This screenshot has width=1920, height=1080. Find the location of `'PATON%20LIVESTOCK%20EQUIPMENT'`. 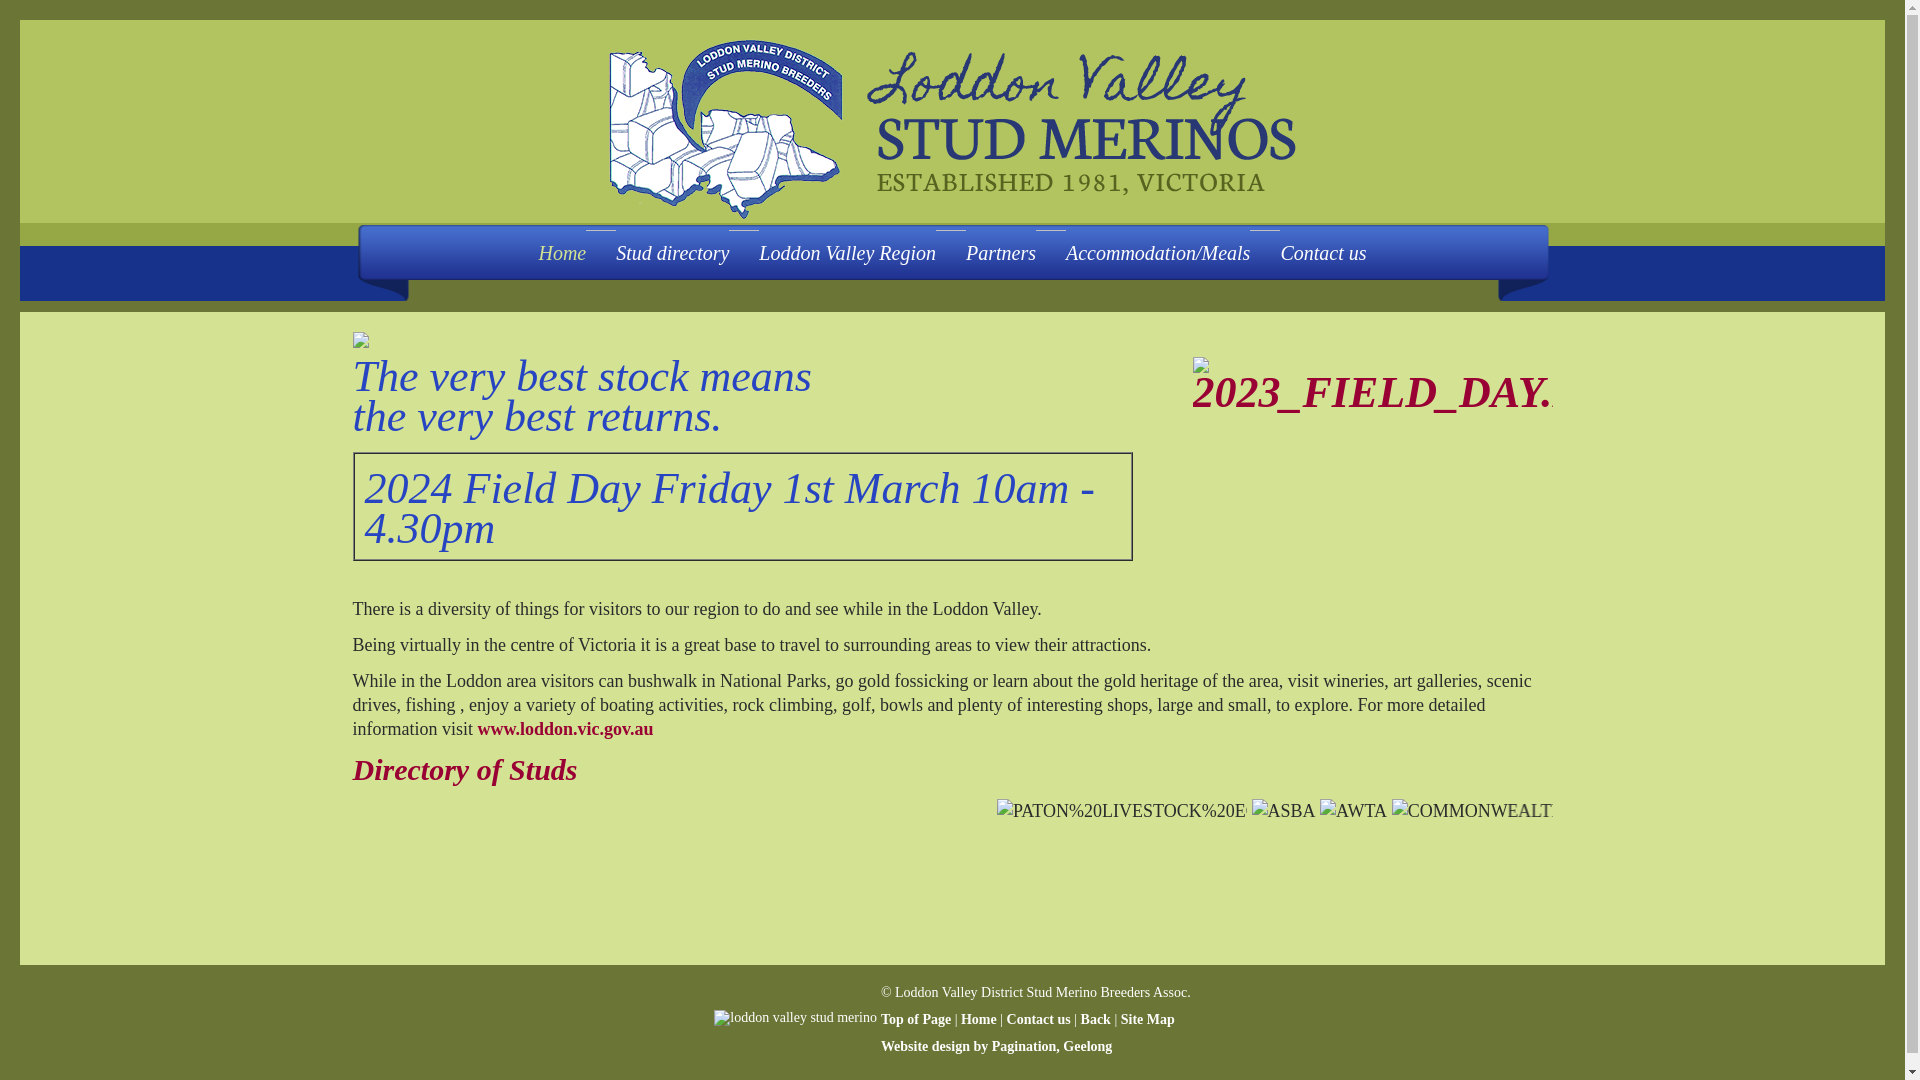

'PATON%20LIVESTOCK%20EQUIPMENT' is located at coordinates (1141, 810).